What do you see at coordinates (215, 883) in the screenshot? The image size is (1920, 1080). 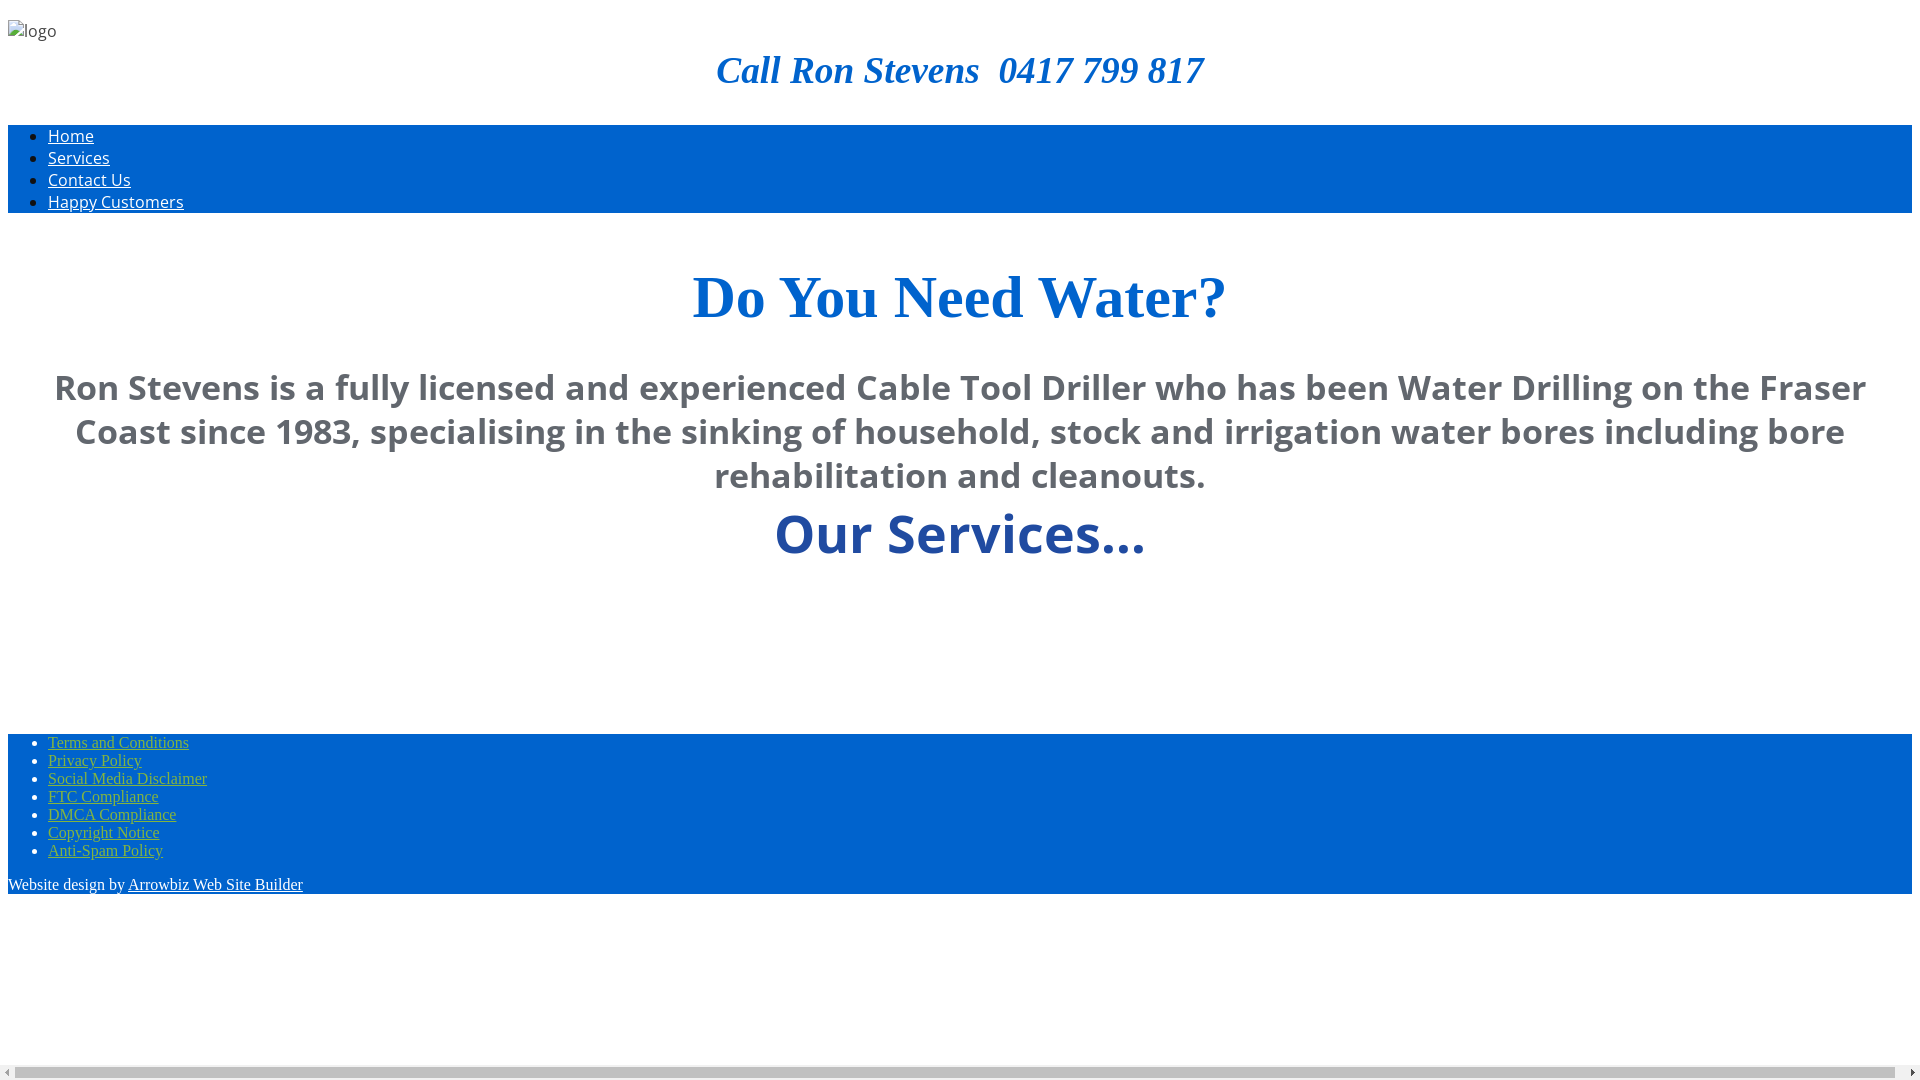 I see `'Arrowbiz Web Site Builder'` at bounding box center [215, 883].